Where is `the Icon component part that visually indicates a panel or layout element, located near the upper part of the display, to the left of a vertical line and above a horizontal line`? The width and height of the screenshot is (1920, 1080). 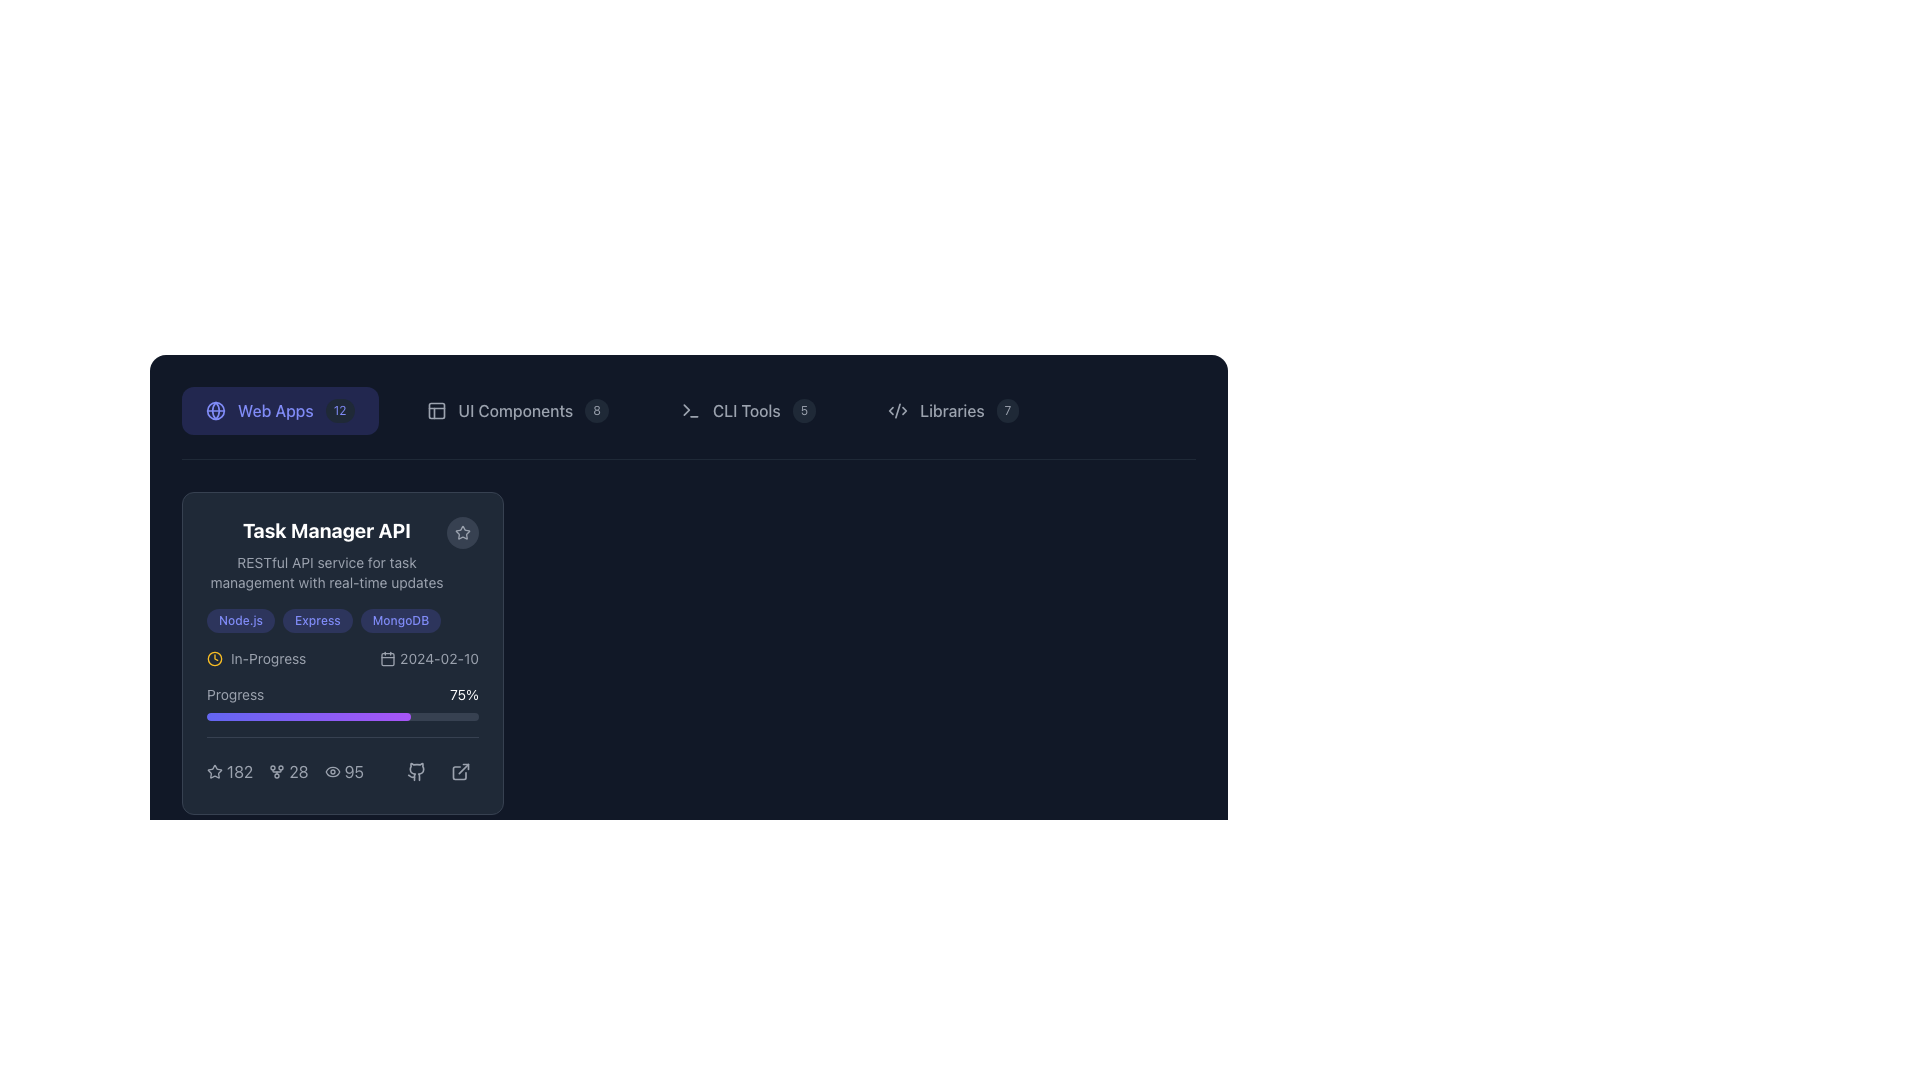 the Icon component part that visually indicates a panel or layout element, located near the upper part of the display, to the left of a vertical line and above a horizontal line is located at coordinates (435, 410).